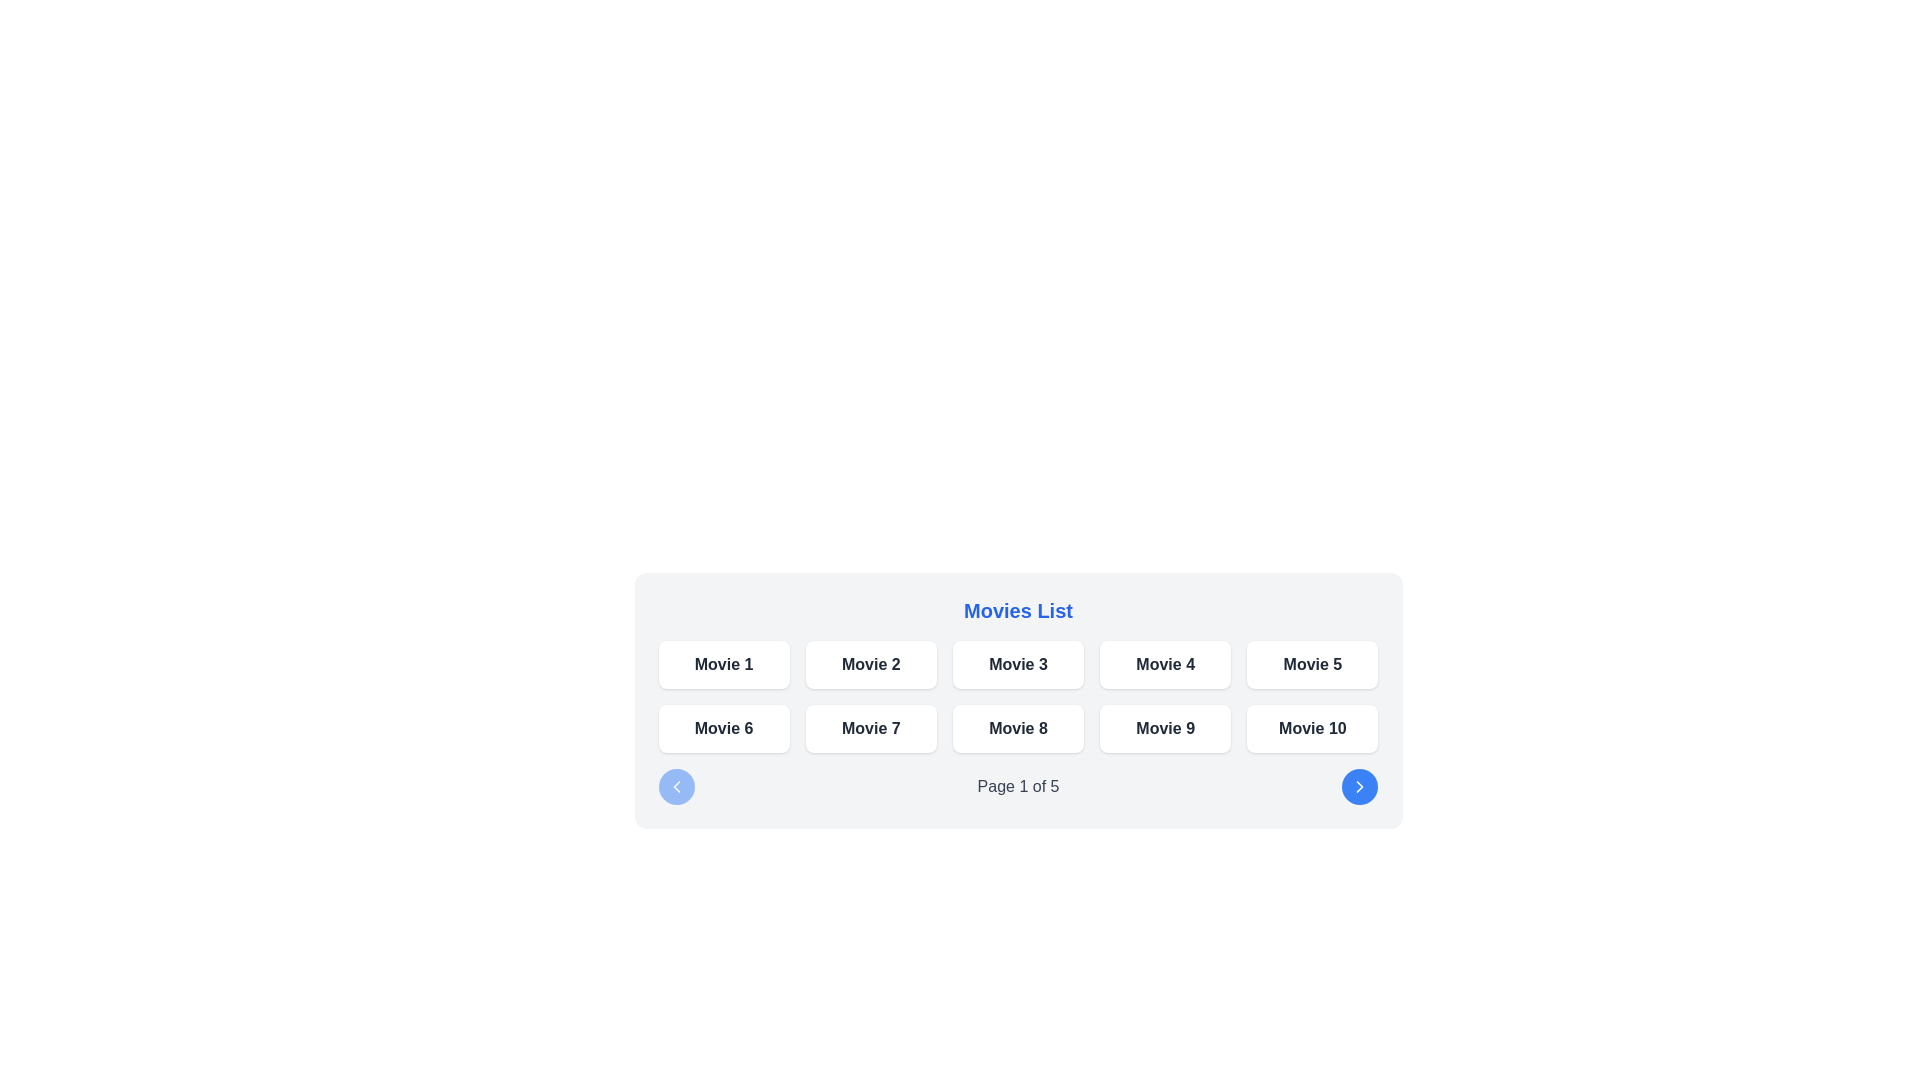  Describe the element at coordinates (723, 664) in the screenshot. I see `the 'Movie 1' button, which is a rectangular white button with rounded corners and bold dark gray text` at that location.